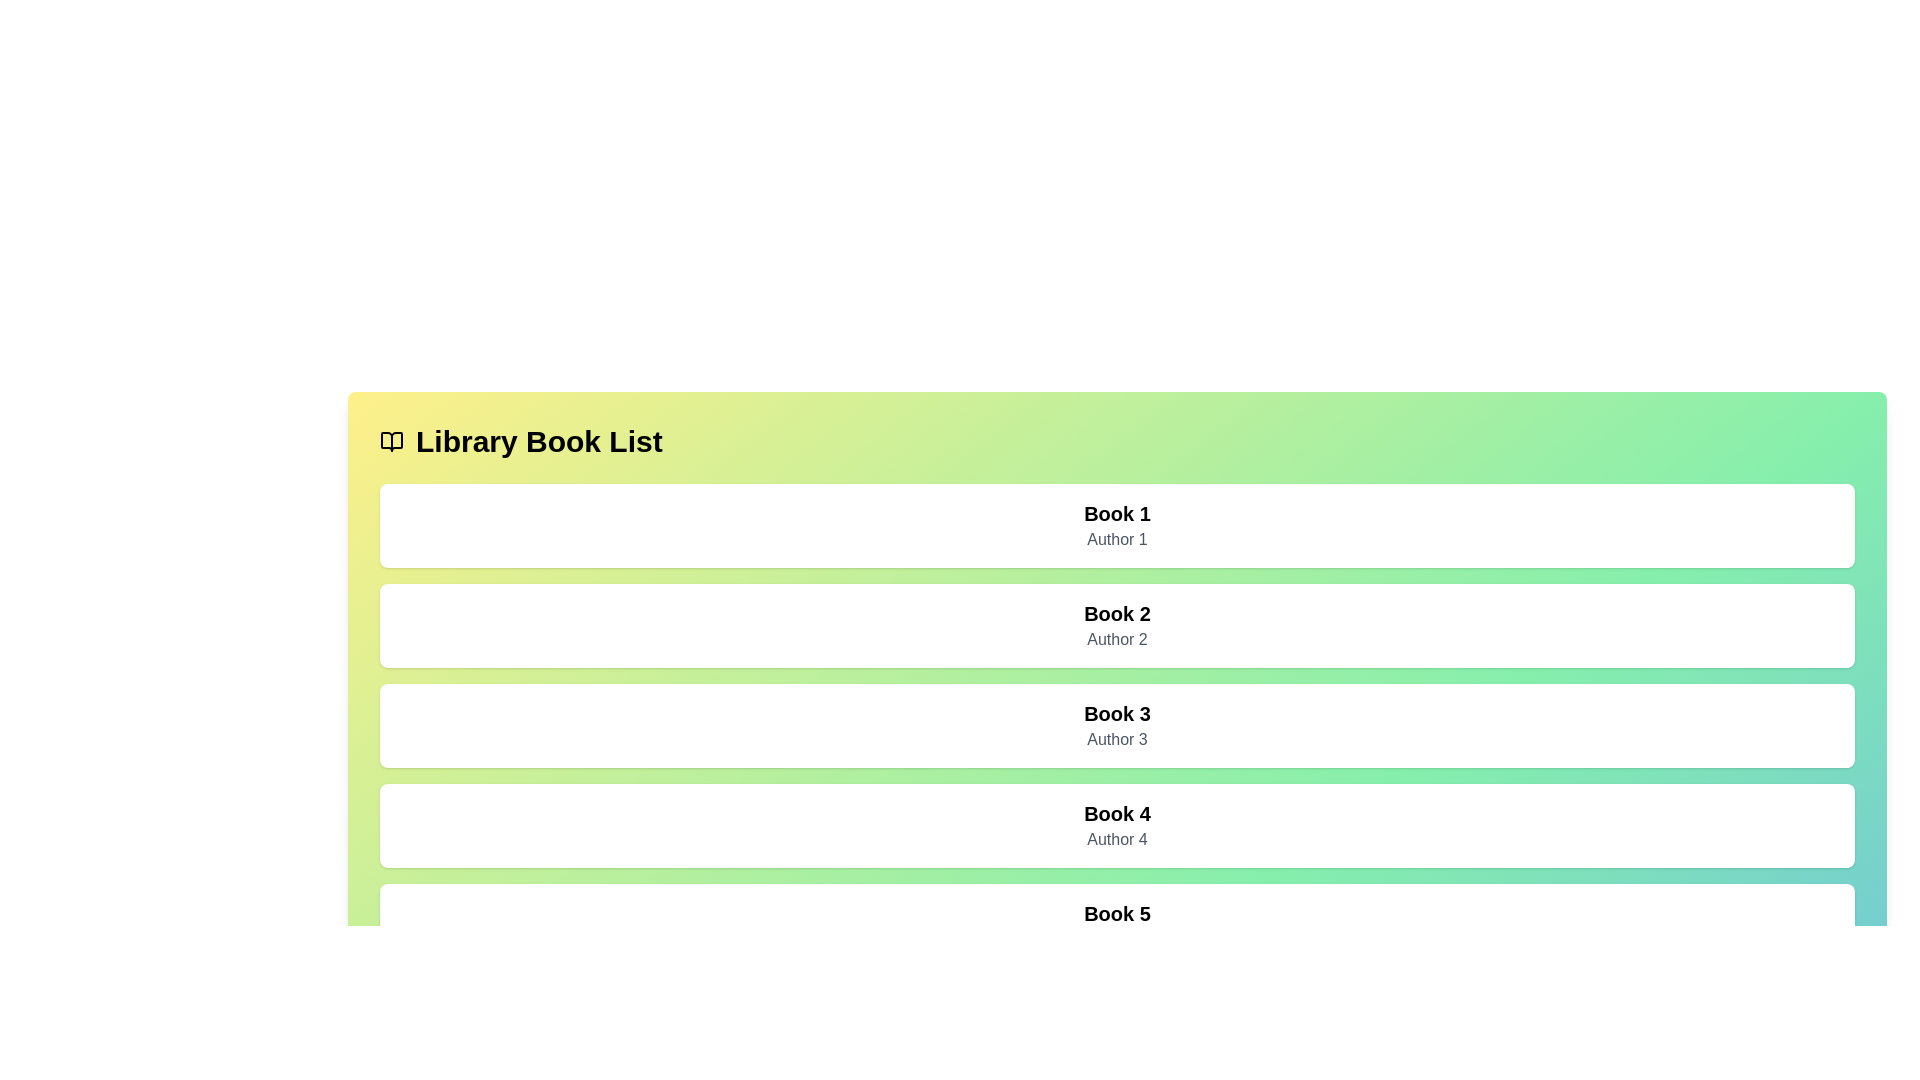 This screenshot has width=1920, height=1080. I want to click on the text label displaying 'Author 4', which is styled in gray and located below 'Book 4' in the list of book records, so click(1116, 840).